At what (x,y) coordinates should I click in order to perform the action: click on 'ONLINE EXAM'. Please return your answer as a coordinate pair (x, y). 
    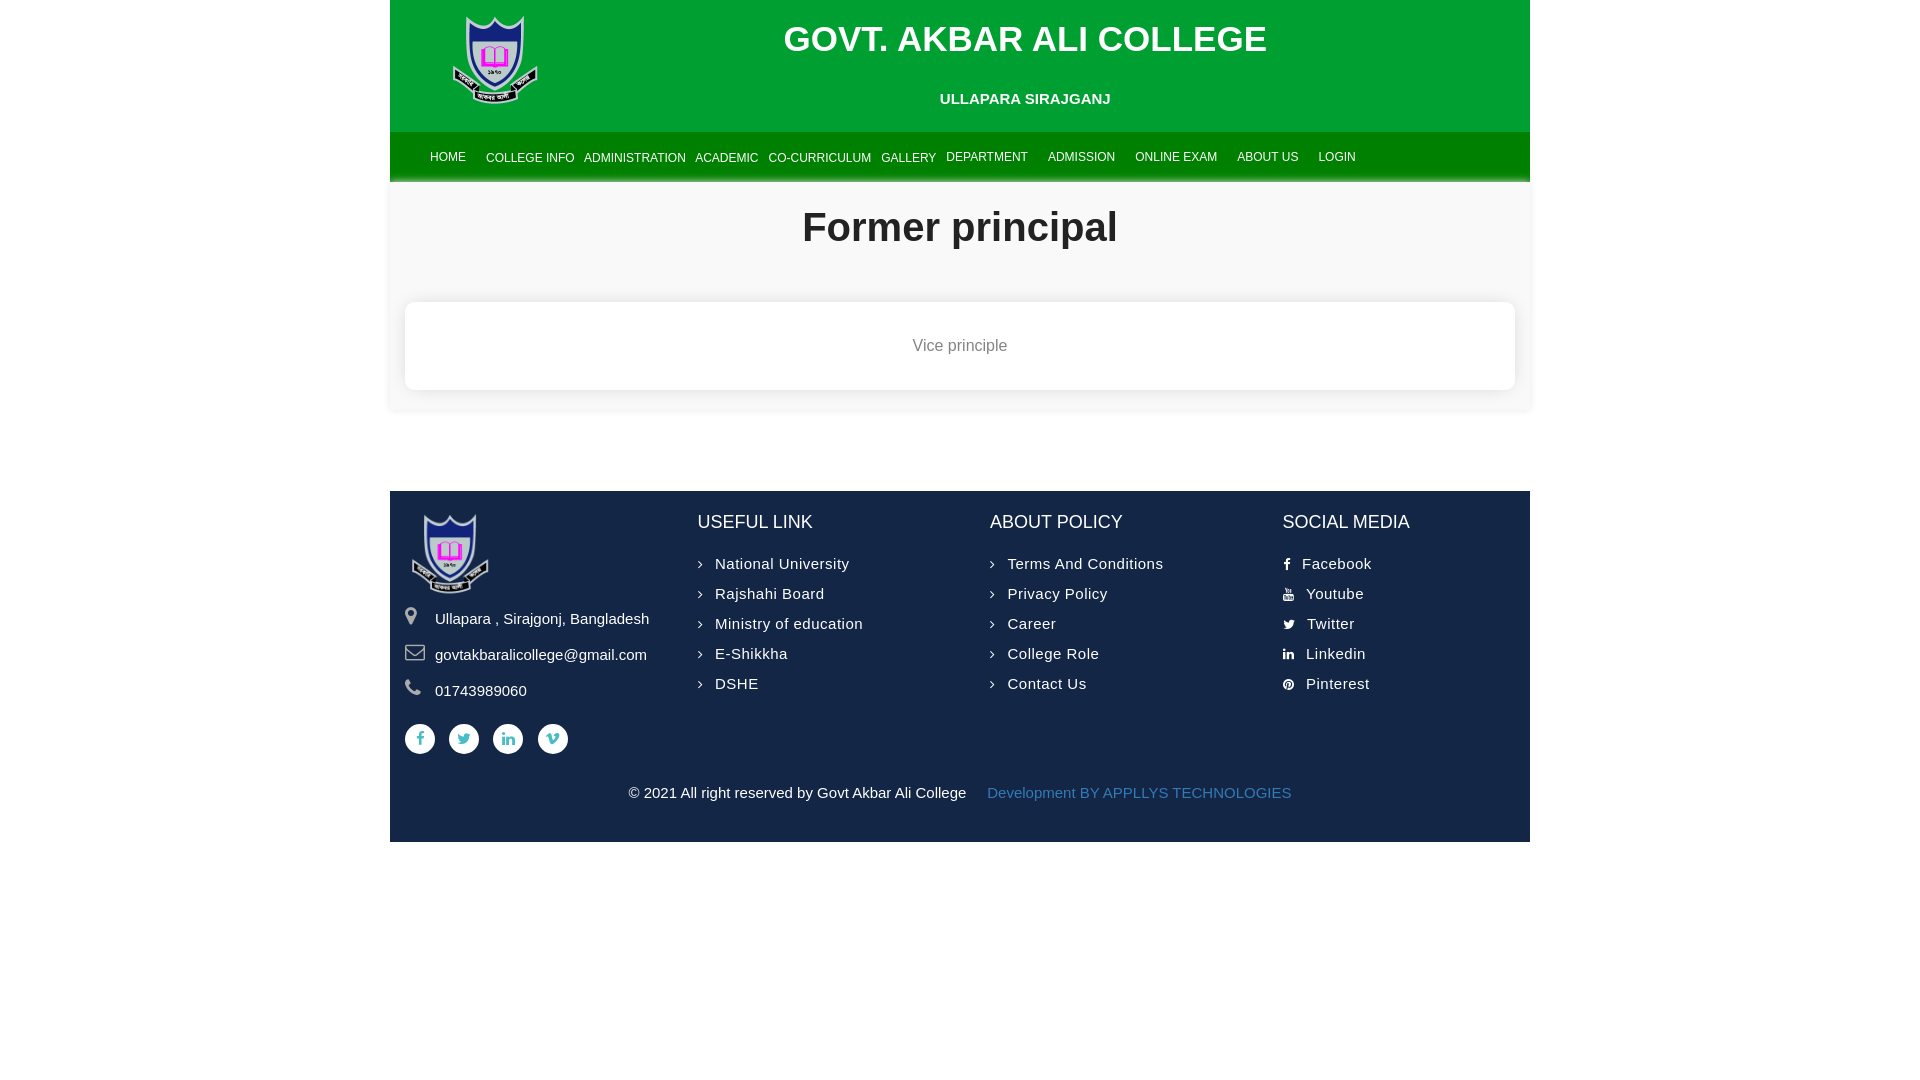
    Looking at the image, I should click on (1176, 156).